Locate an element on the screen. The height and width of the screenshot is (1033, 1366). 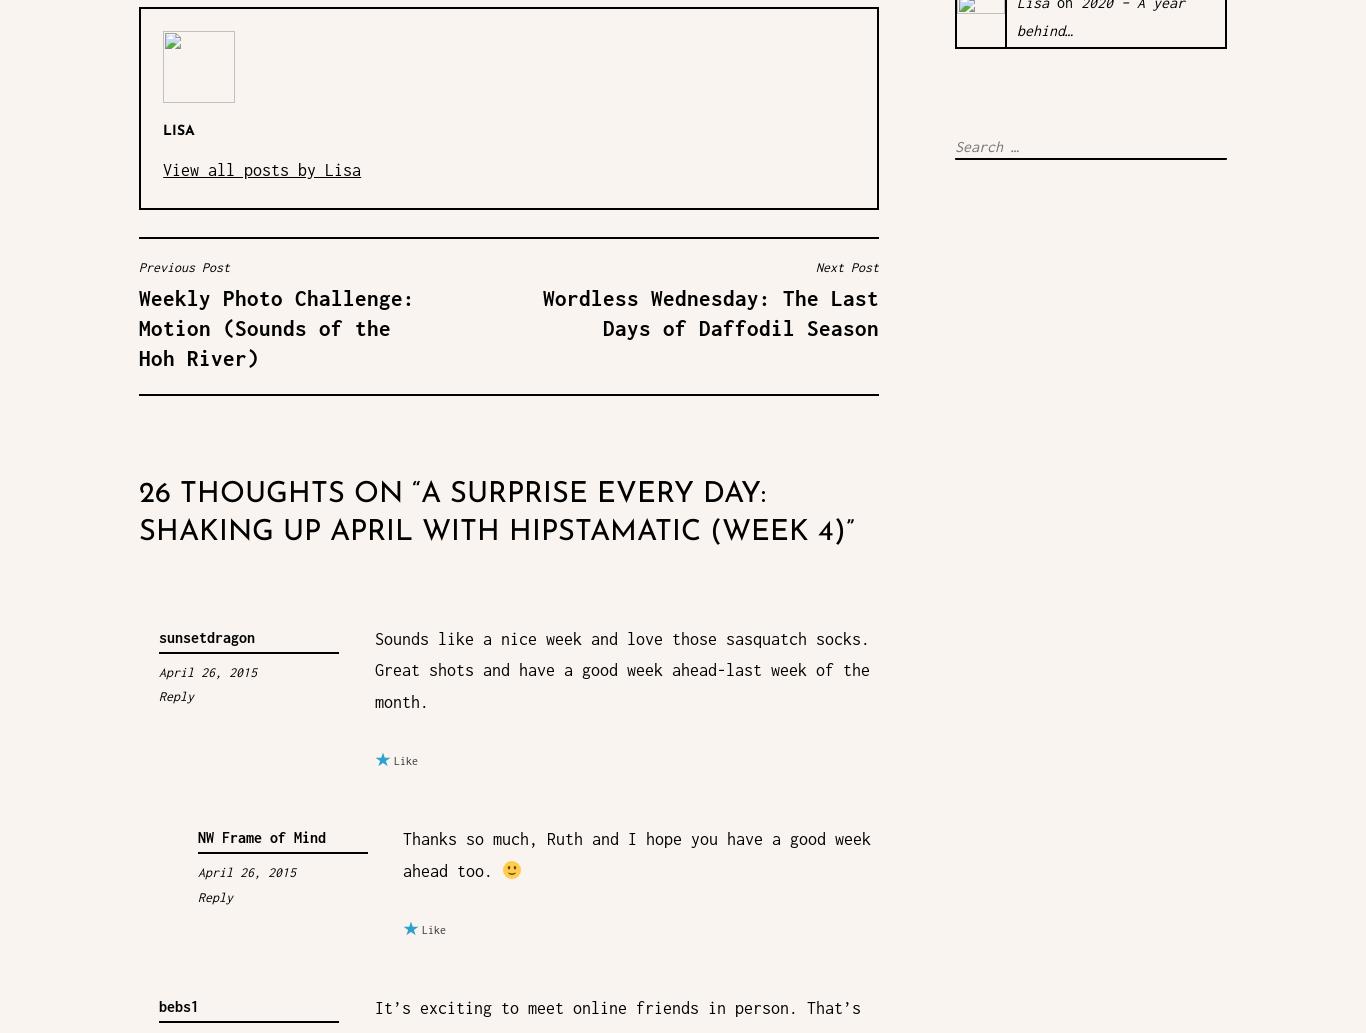
'26 thoughts on “' is located at coordinates (280, 494).